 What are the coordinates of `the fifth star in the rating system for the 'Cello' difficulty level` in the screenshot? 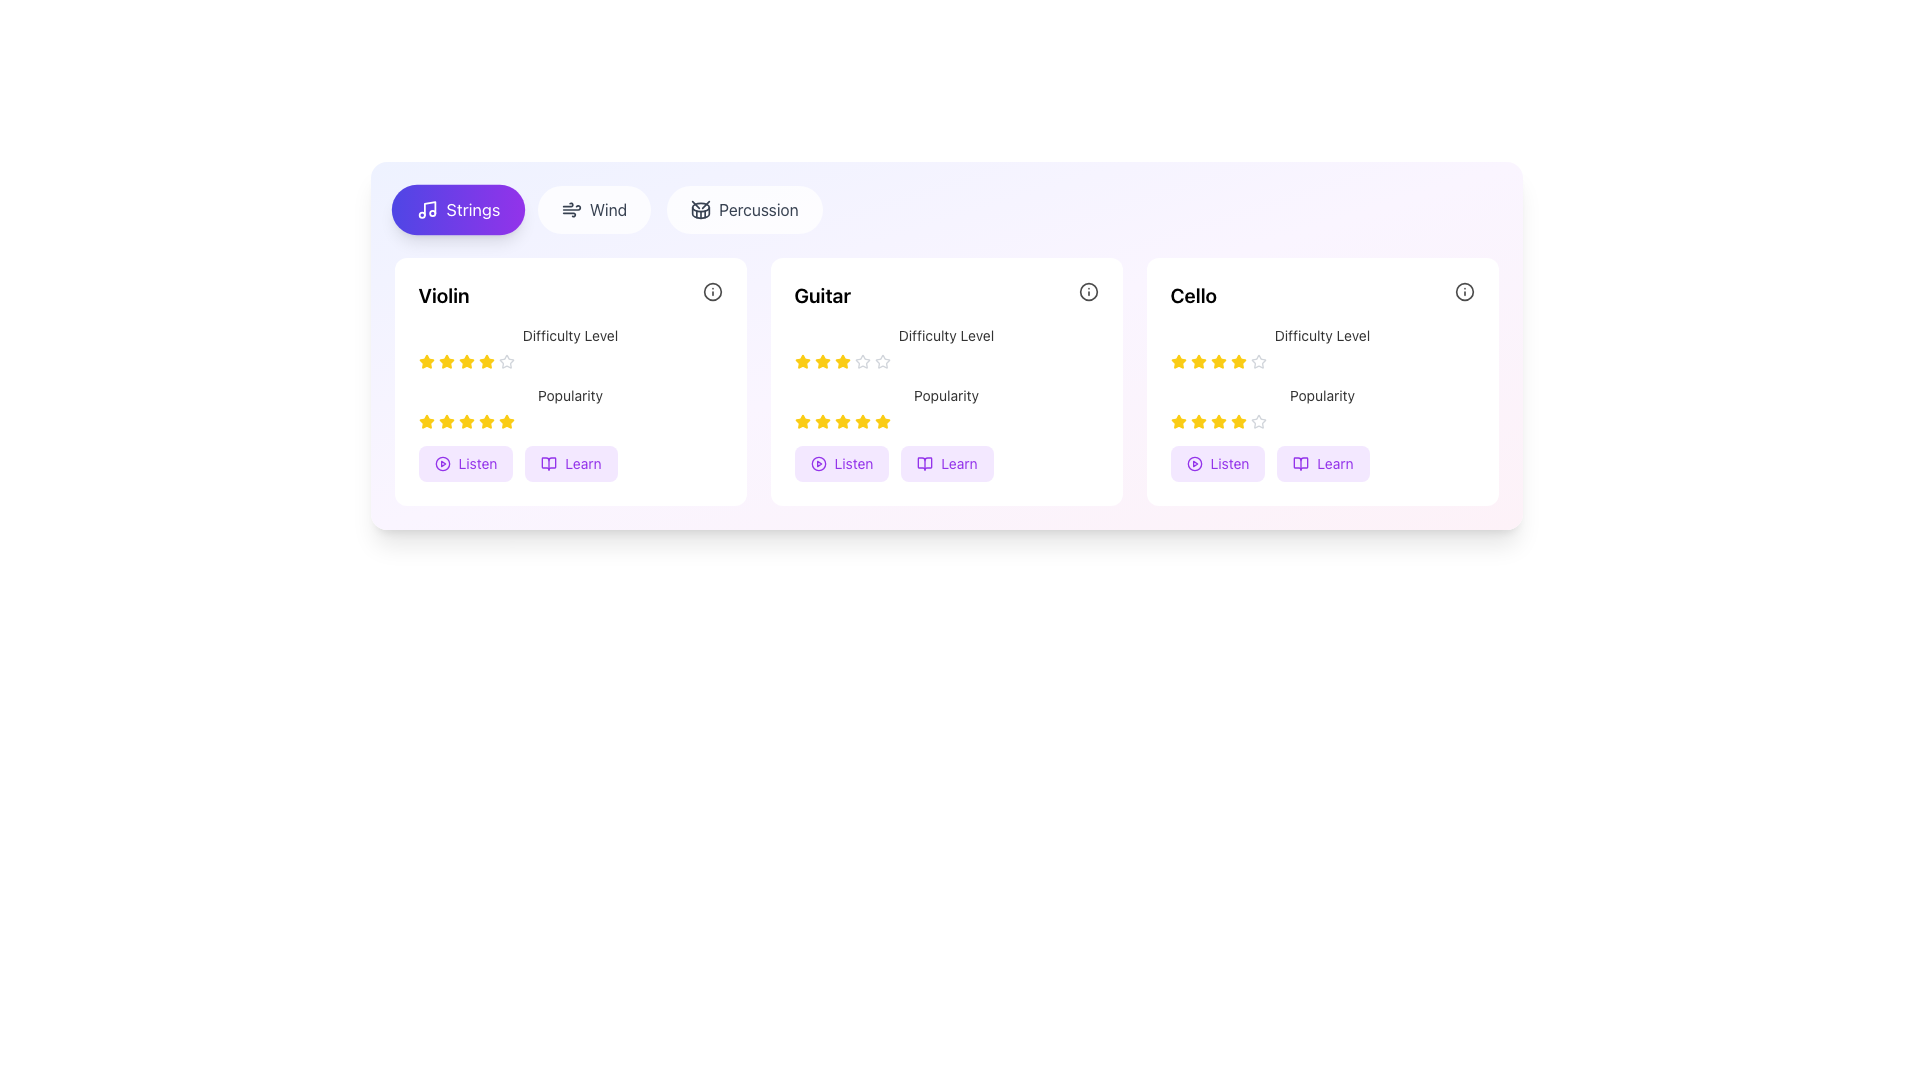 It's located at (1256, 361).